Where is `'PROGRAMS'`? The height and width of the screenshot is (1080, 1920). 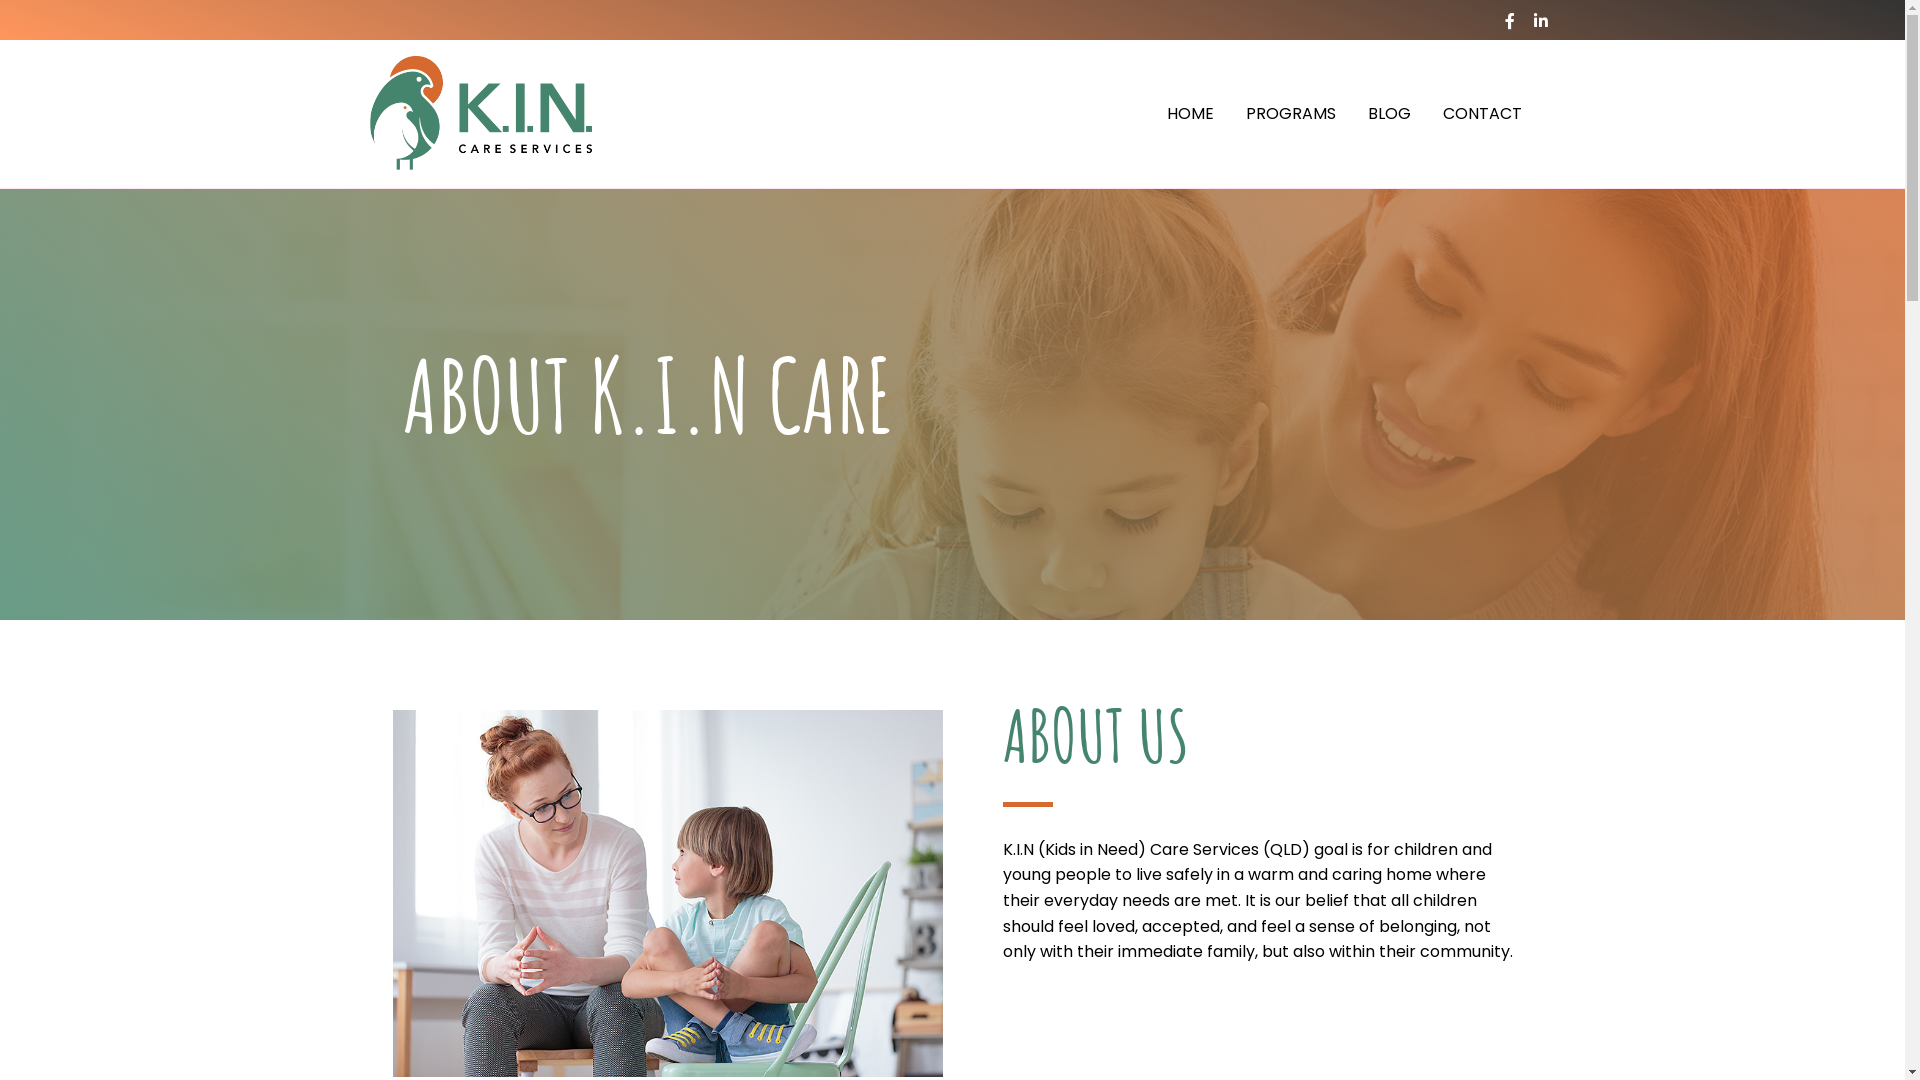 'PROGRAMS' is located at coordinates (1291, 114).